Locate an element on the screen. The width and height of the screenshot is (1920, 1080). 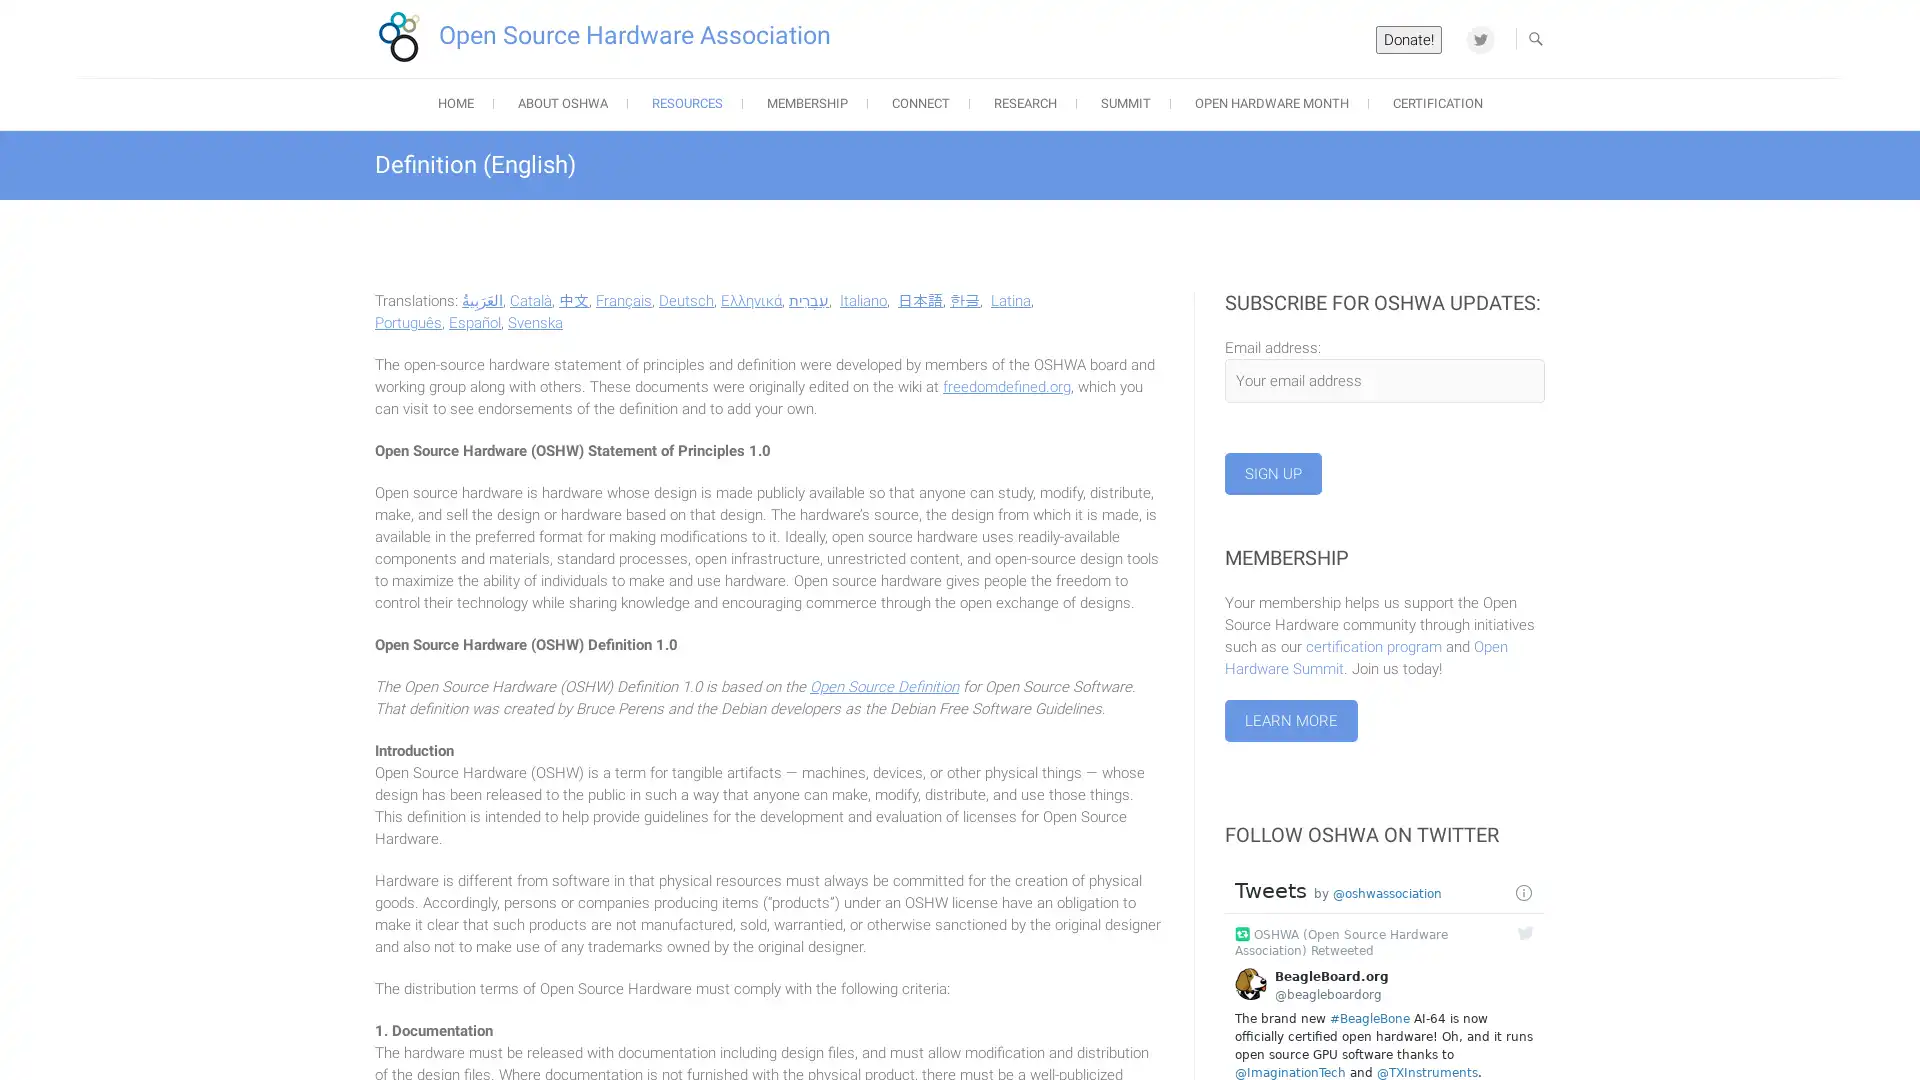
Sign up is located at coordinates (1272, 474).